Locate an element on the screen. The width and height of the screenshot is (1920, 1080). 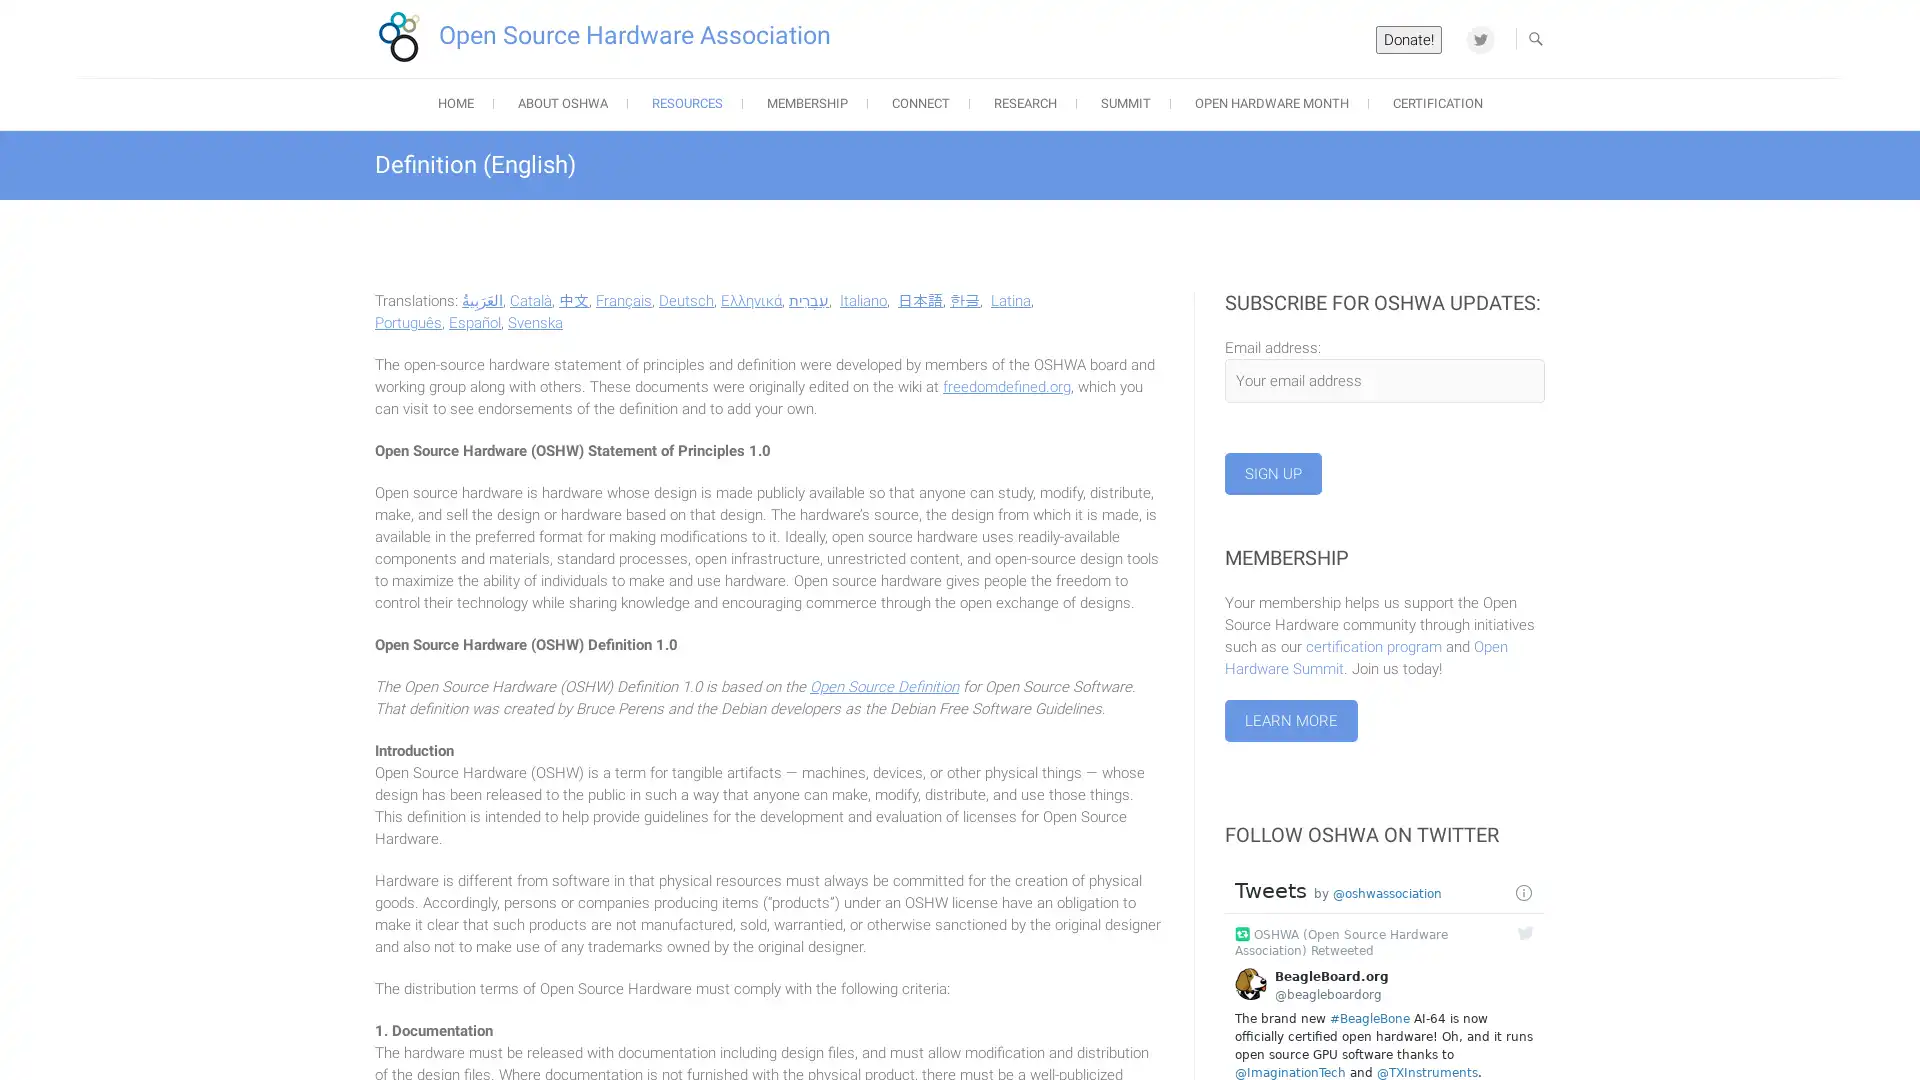
Sign up is located at coordinates (1272, 474).